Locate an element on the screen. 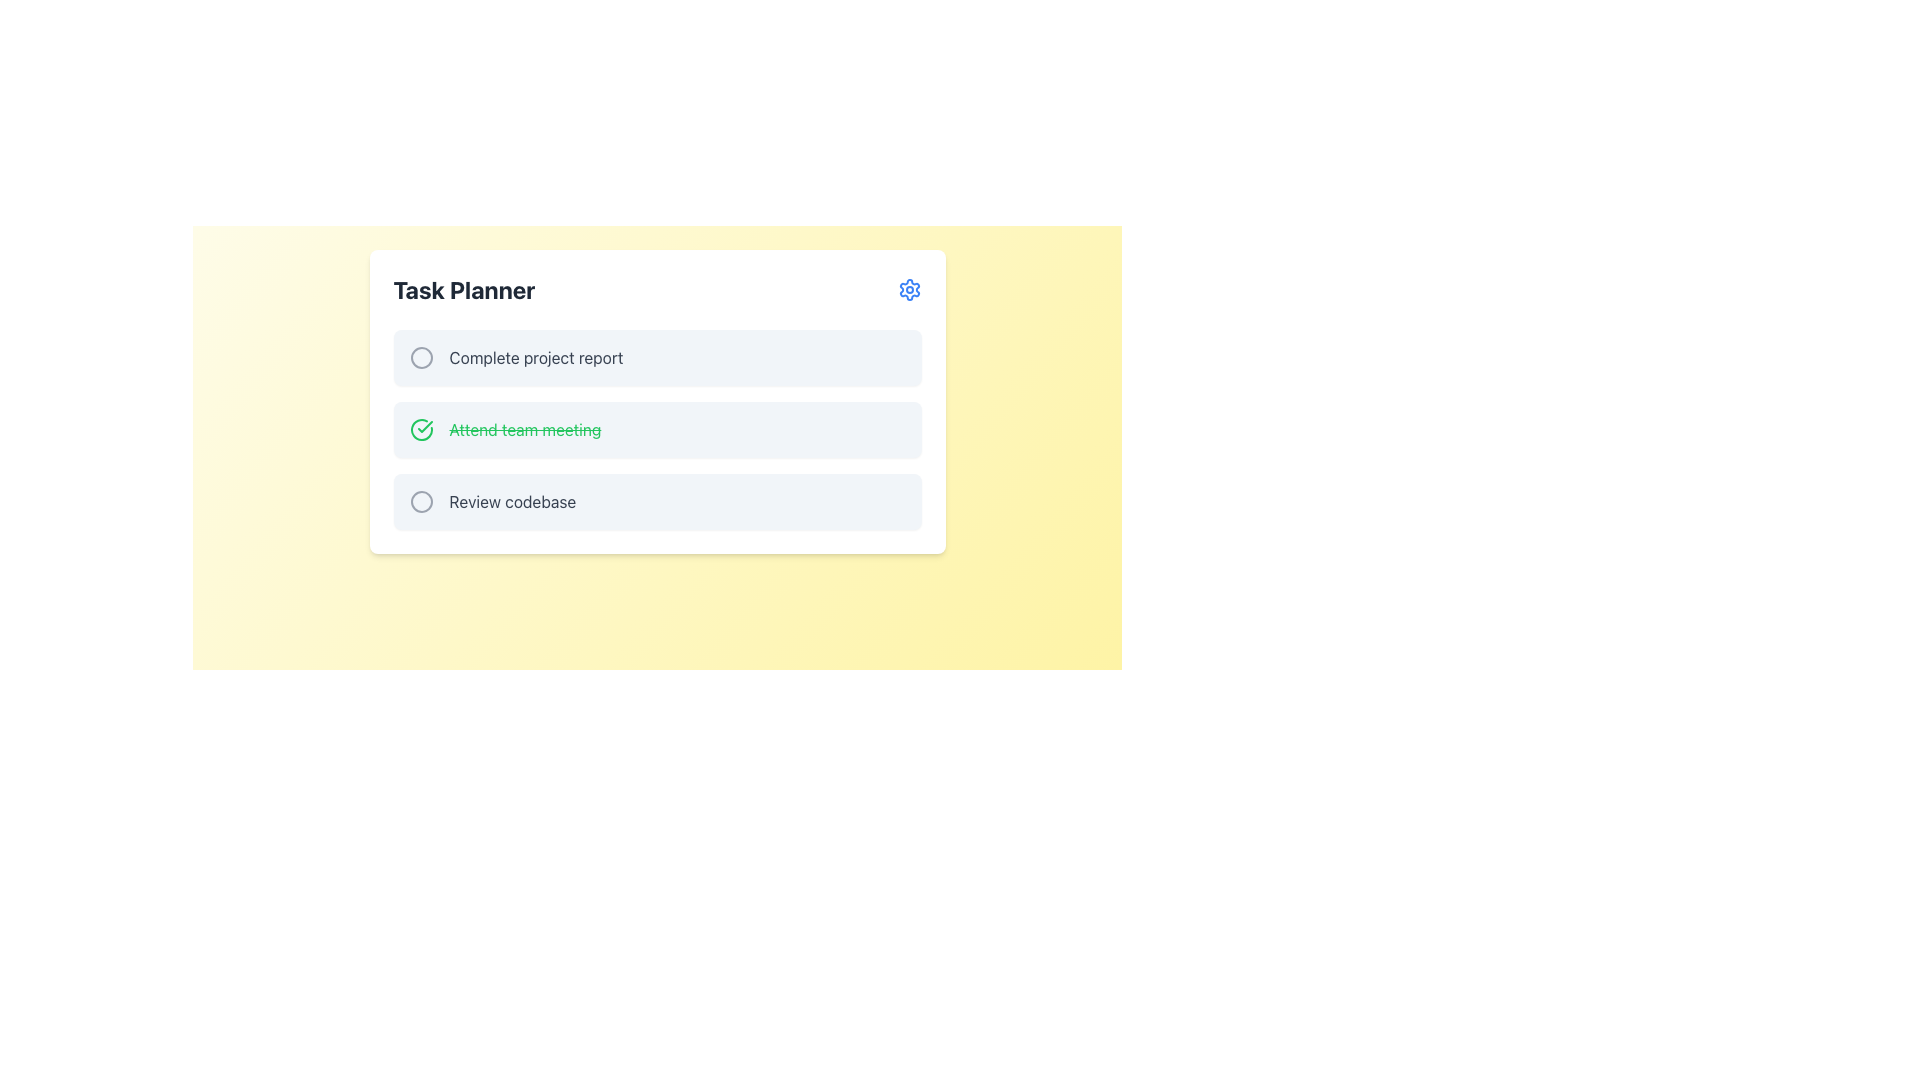  the 'Attend team meeting' completed task item is located at coordinates (657, 428).